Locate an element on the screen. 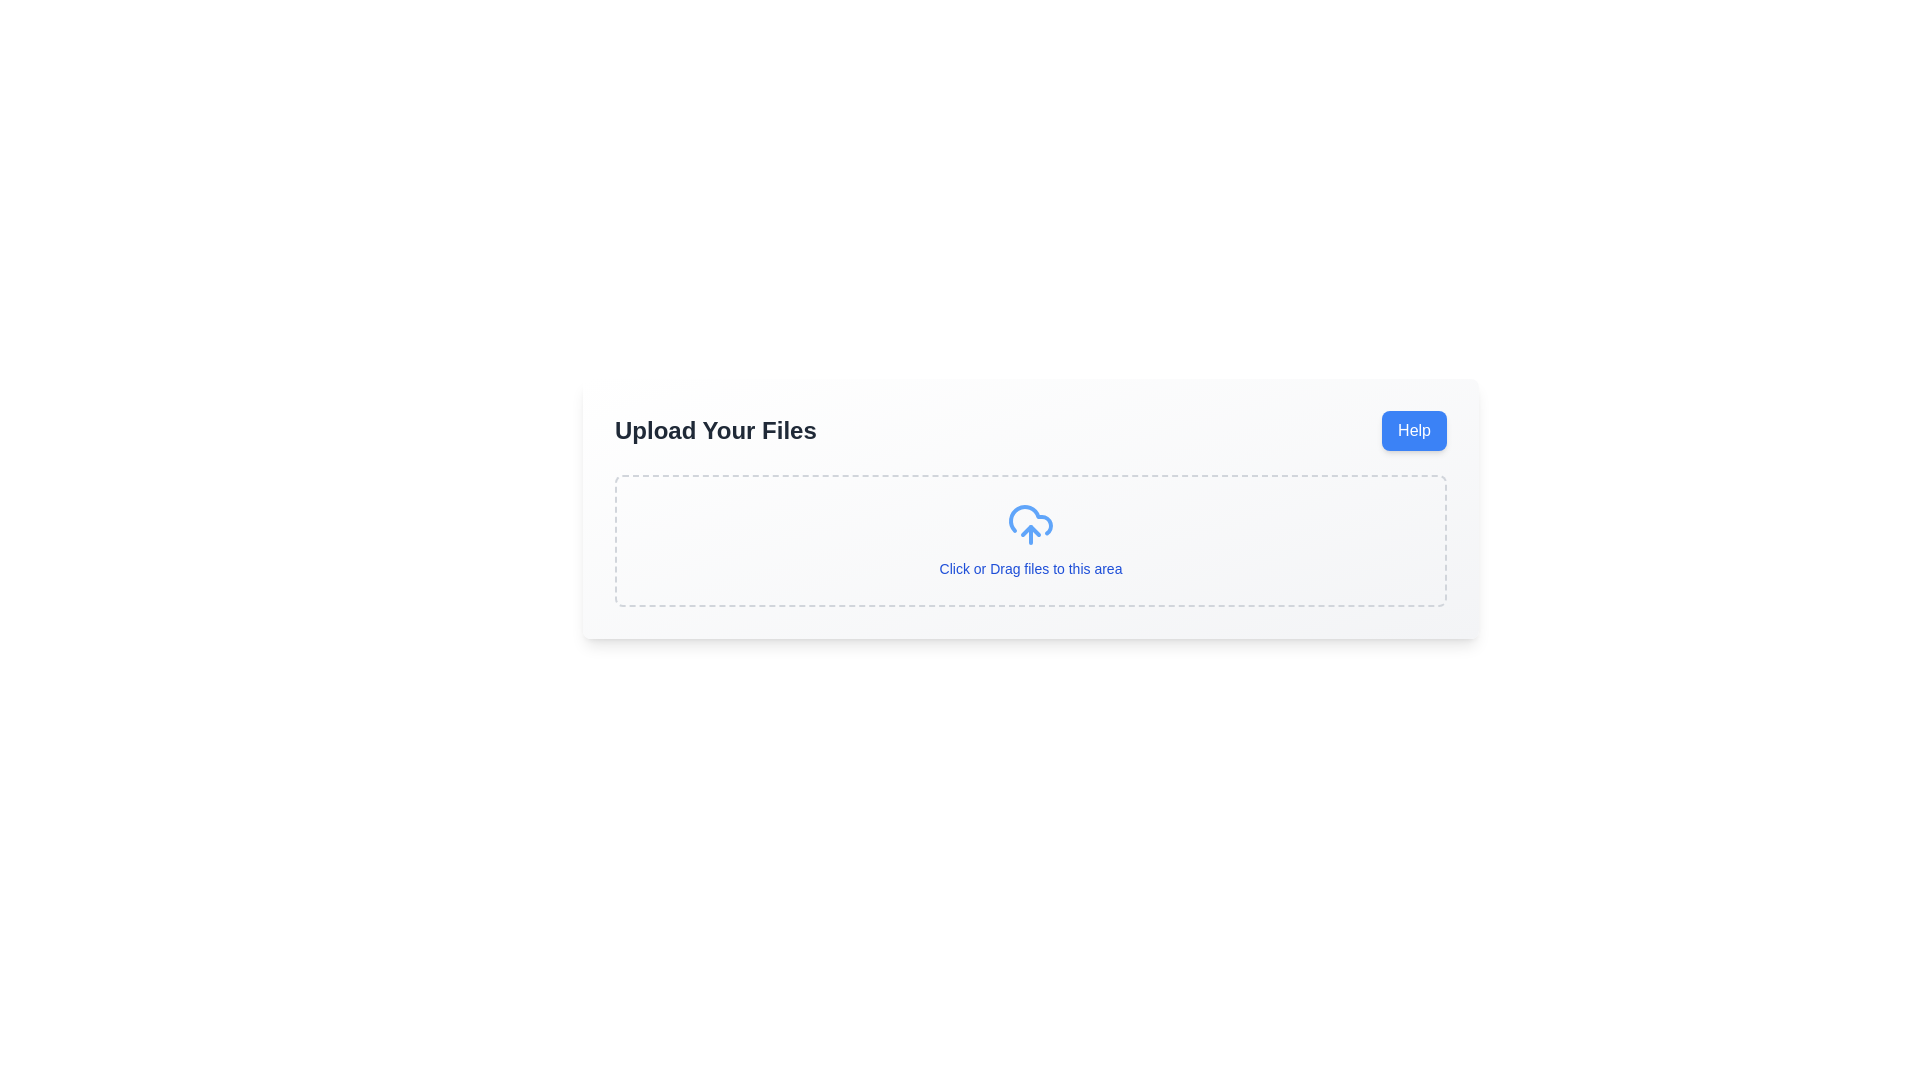 This screenshot has height=1080, width=1920. the file upload area located below the 'Upload Your Files' header and to the left of the 'Help' button is located at coordinates (1031, 540).